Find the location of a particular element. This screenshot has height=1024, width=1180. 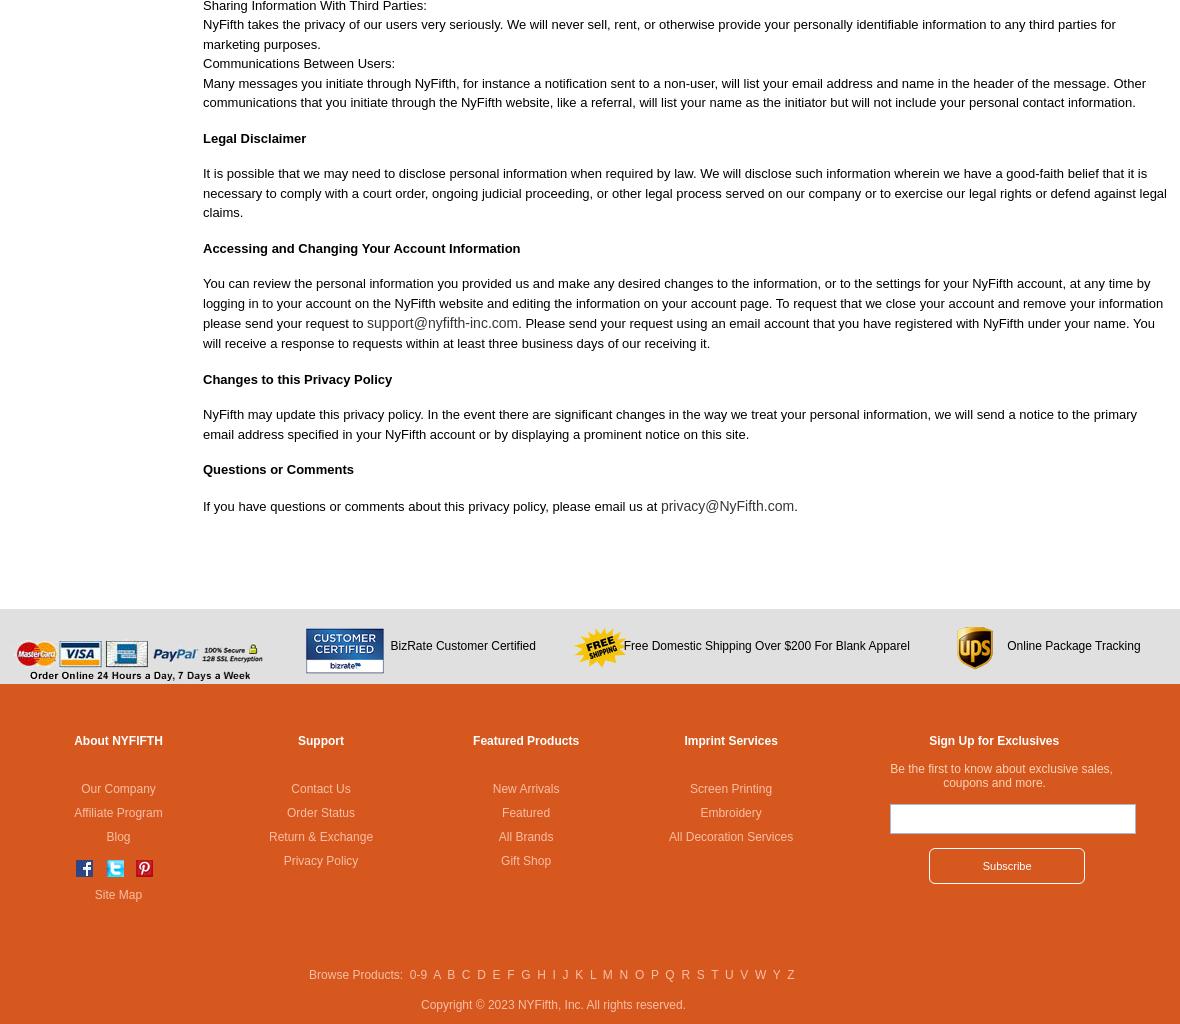

'0-9' is located at coordinates (416, 974).